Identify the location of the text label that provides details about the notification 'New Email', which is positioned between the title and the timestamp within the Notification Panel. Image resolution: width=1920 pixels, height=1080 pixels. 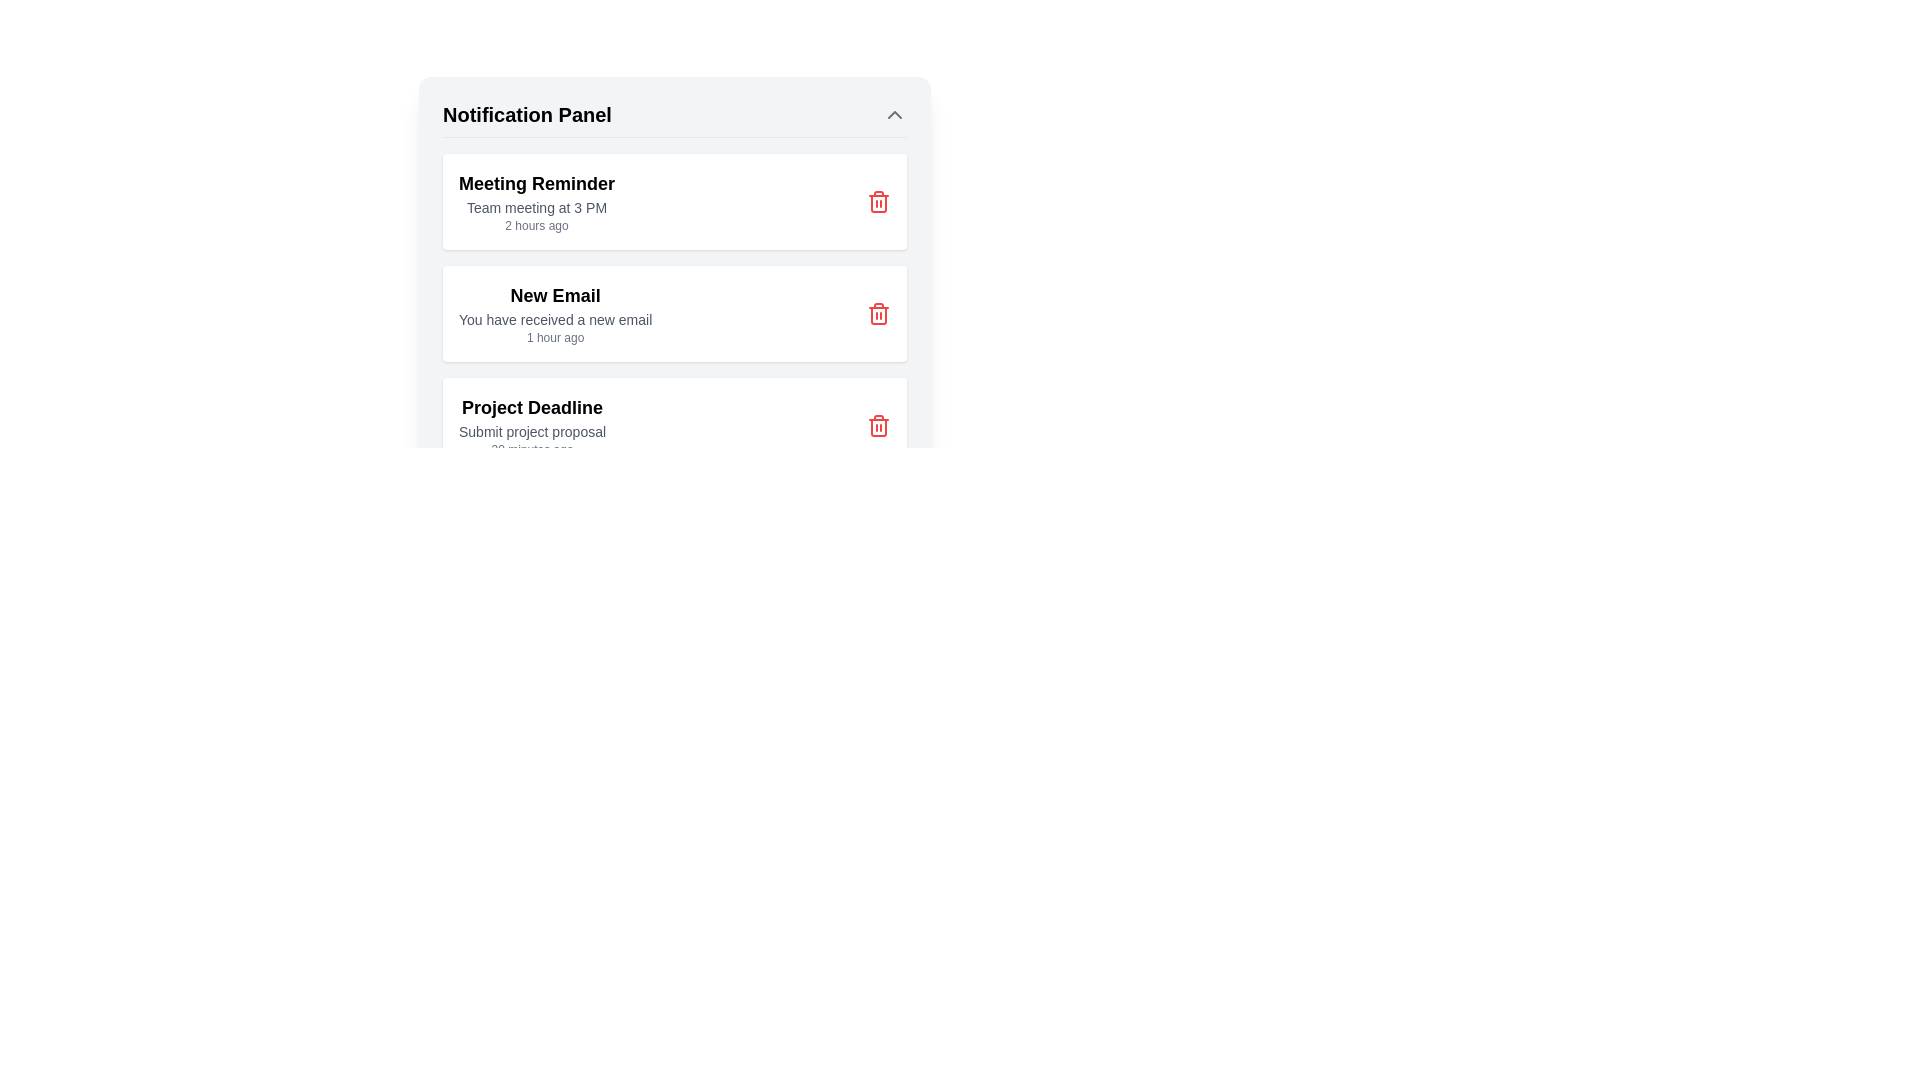
(555, 319).